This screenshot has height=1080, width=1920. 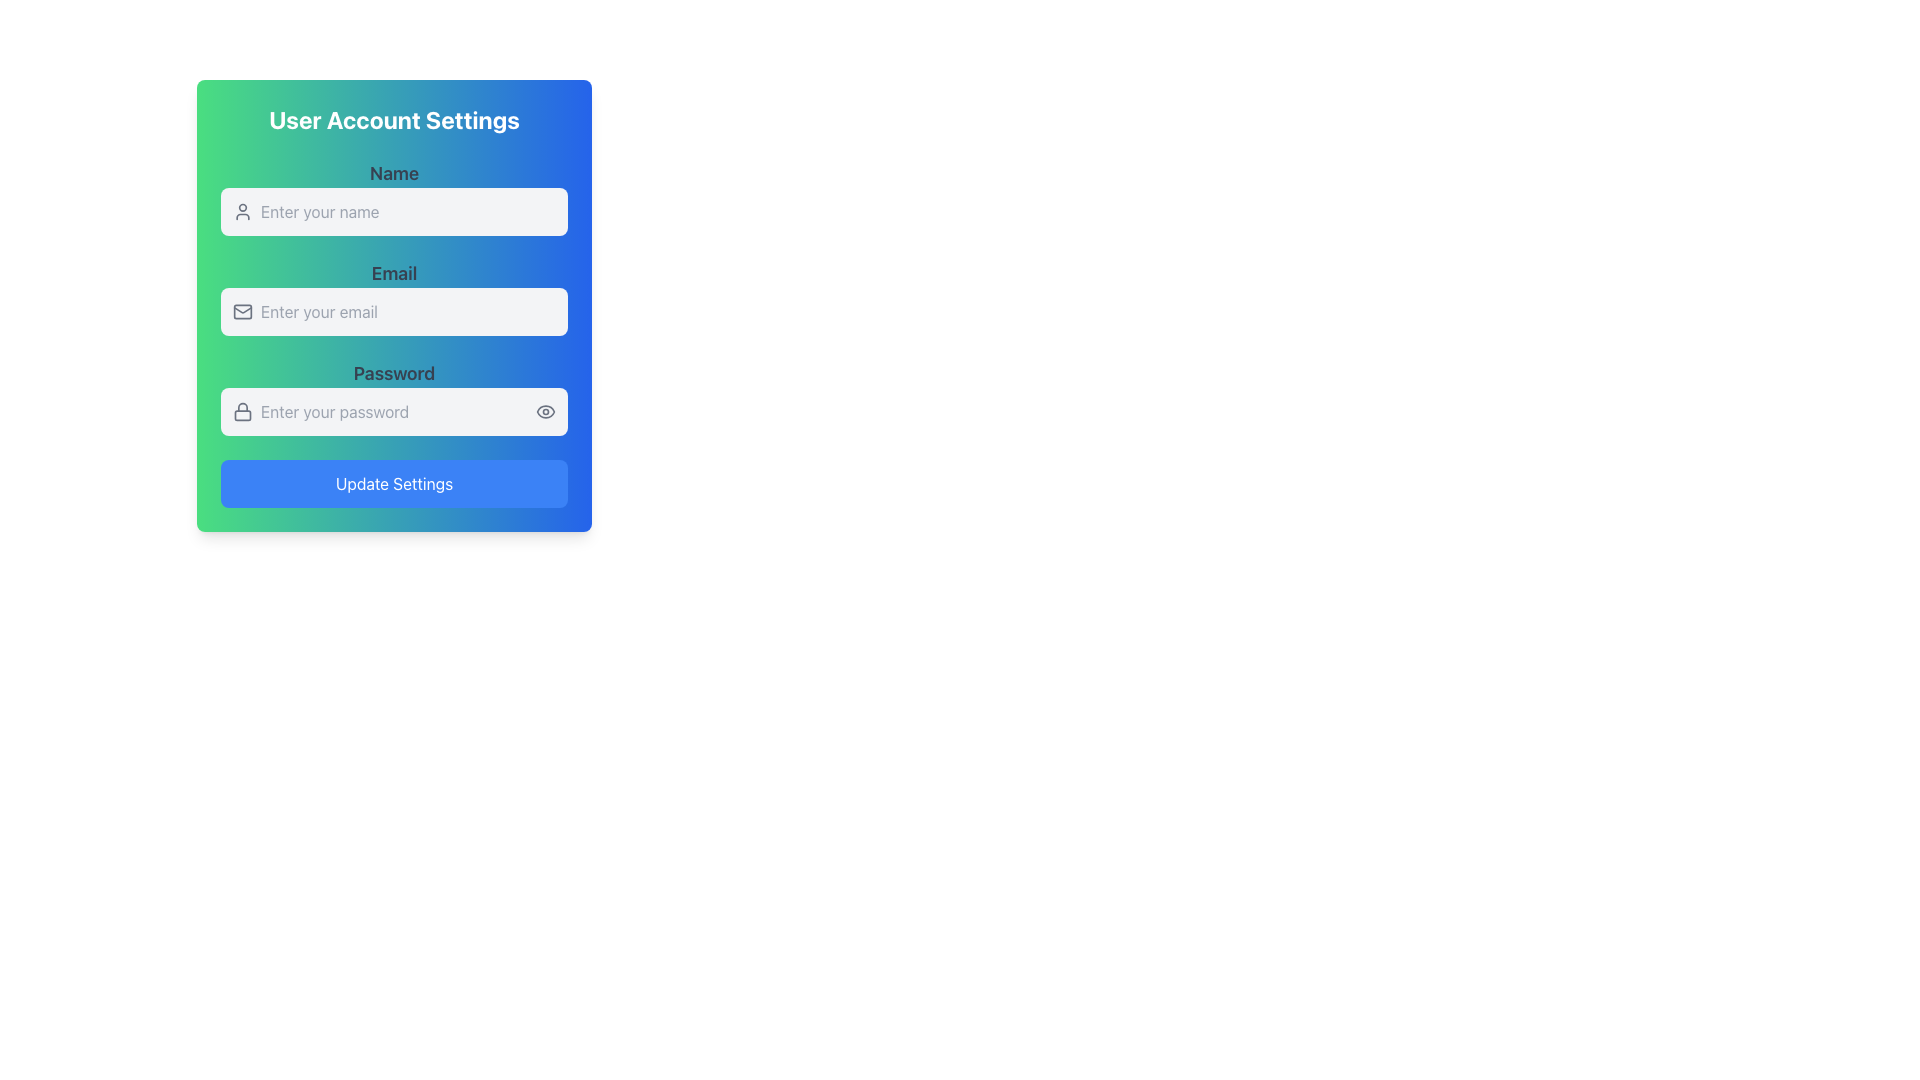 I want to click on the decorative icon located to the left of the 'Name' input field in the 'User Account Settings' section, so click(x=242, y=212).